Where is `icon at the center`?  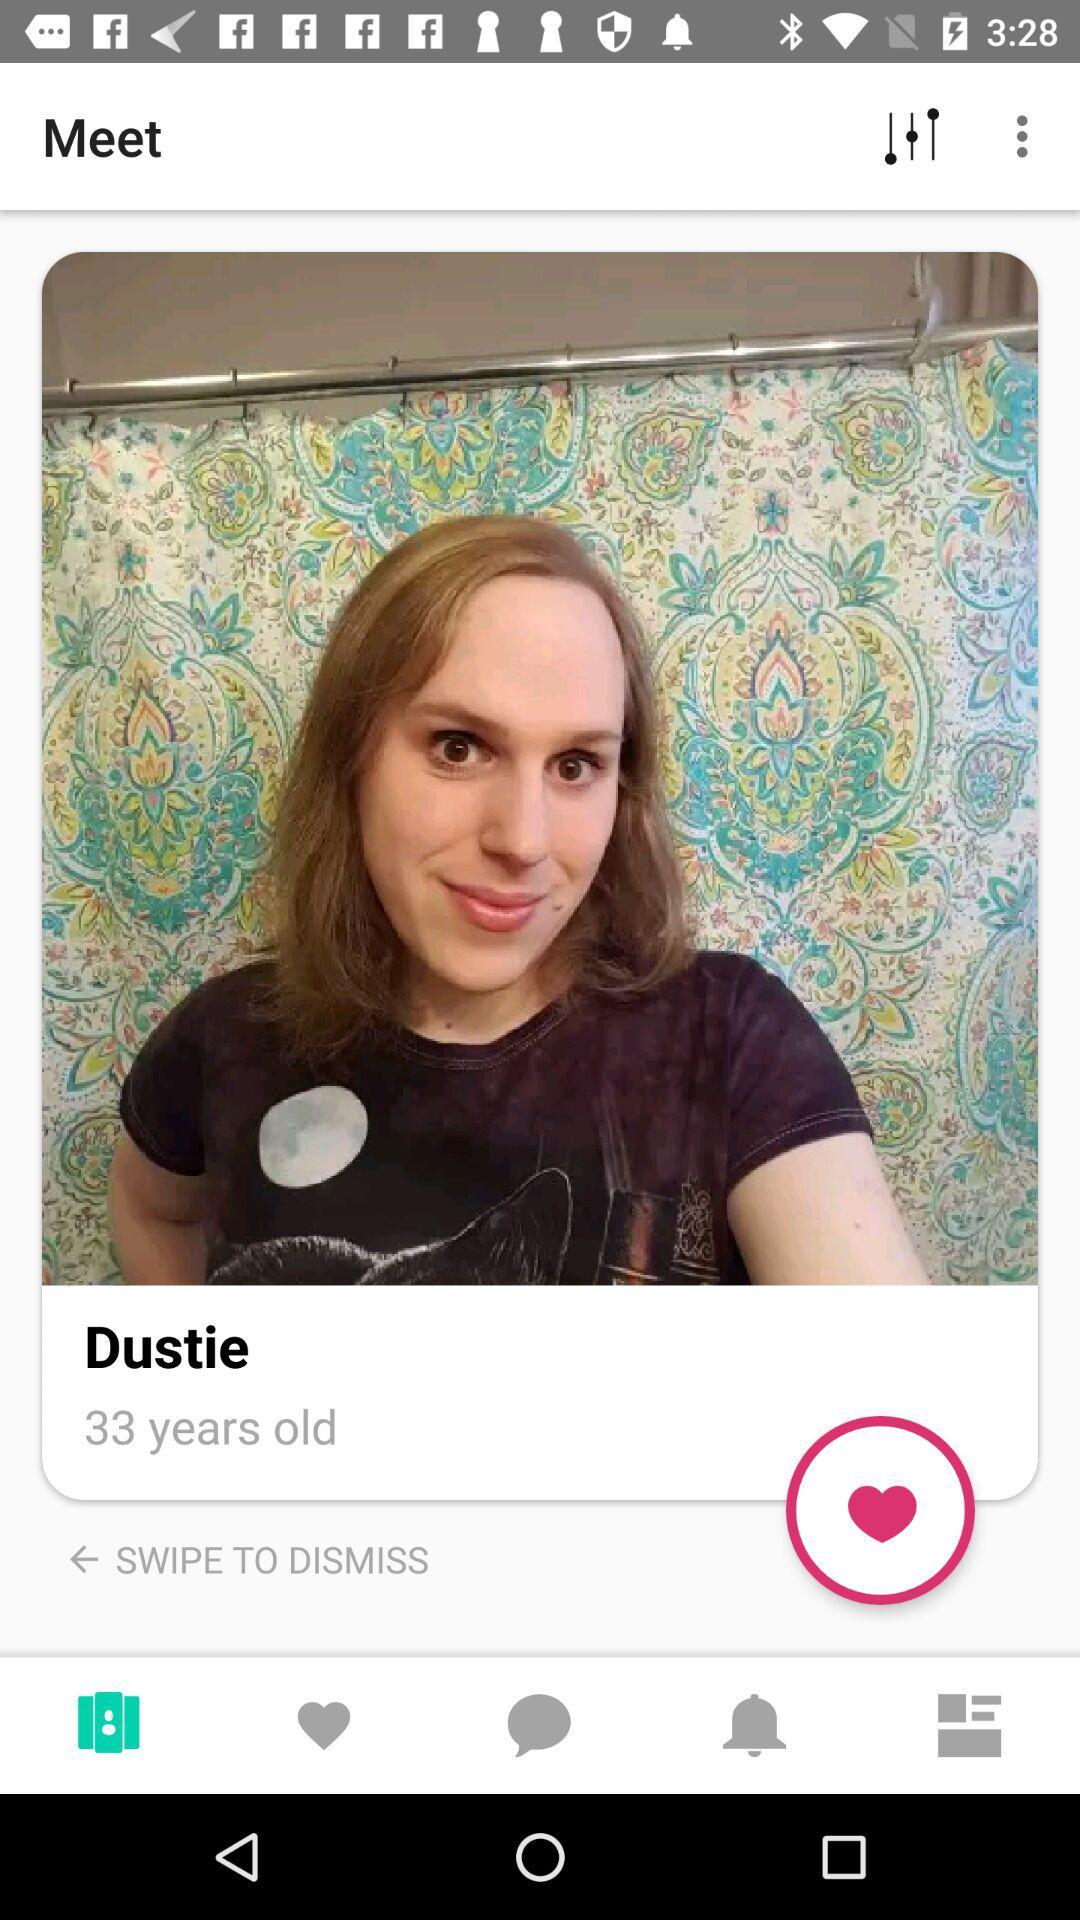 icon at the center is located at coordinates (540, 767).